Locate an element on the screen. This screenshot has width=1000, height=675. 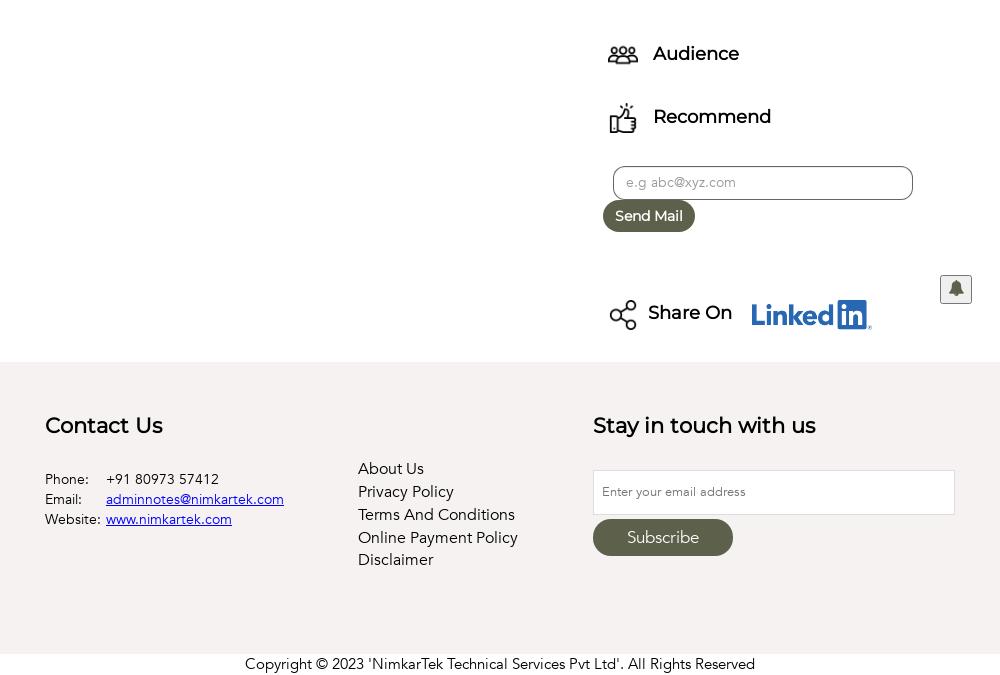
'Contact Us' is located at coordinates (45, 425).